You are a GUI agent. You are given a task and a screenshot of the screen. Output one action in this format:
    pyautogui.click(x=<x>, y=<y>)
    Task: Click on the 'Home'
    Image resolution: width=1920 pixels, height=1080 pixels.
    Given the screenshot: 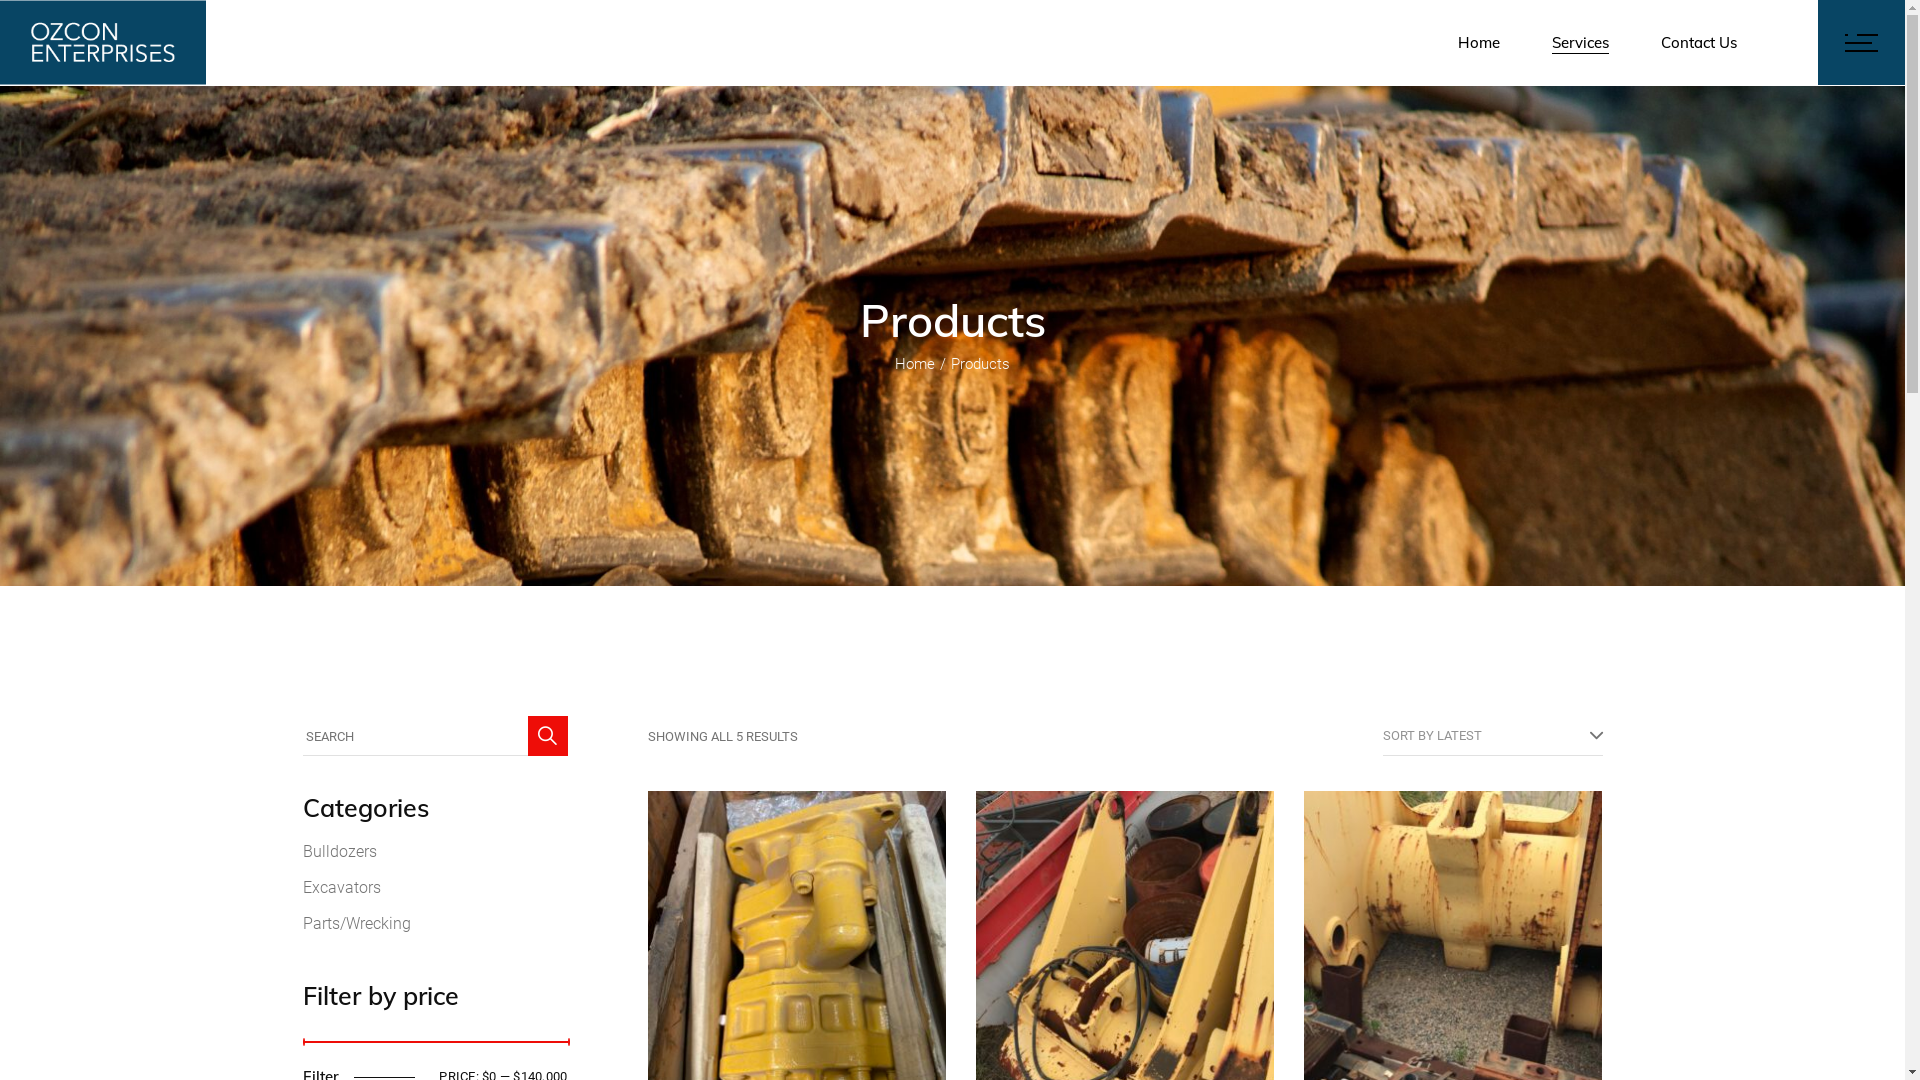 What is the action you would take?
    pyautogui.click(x=914, y=363)
    